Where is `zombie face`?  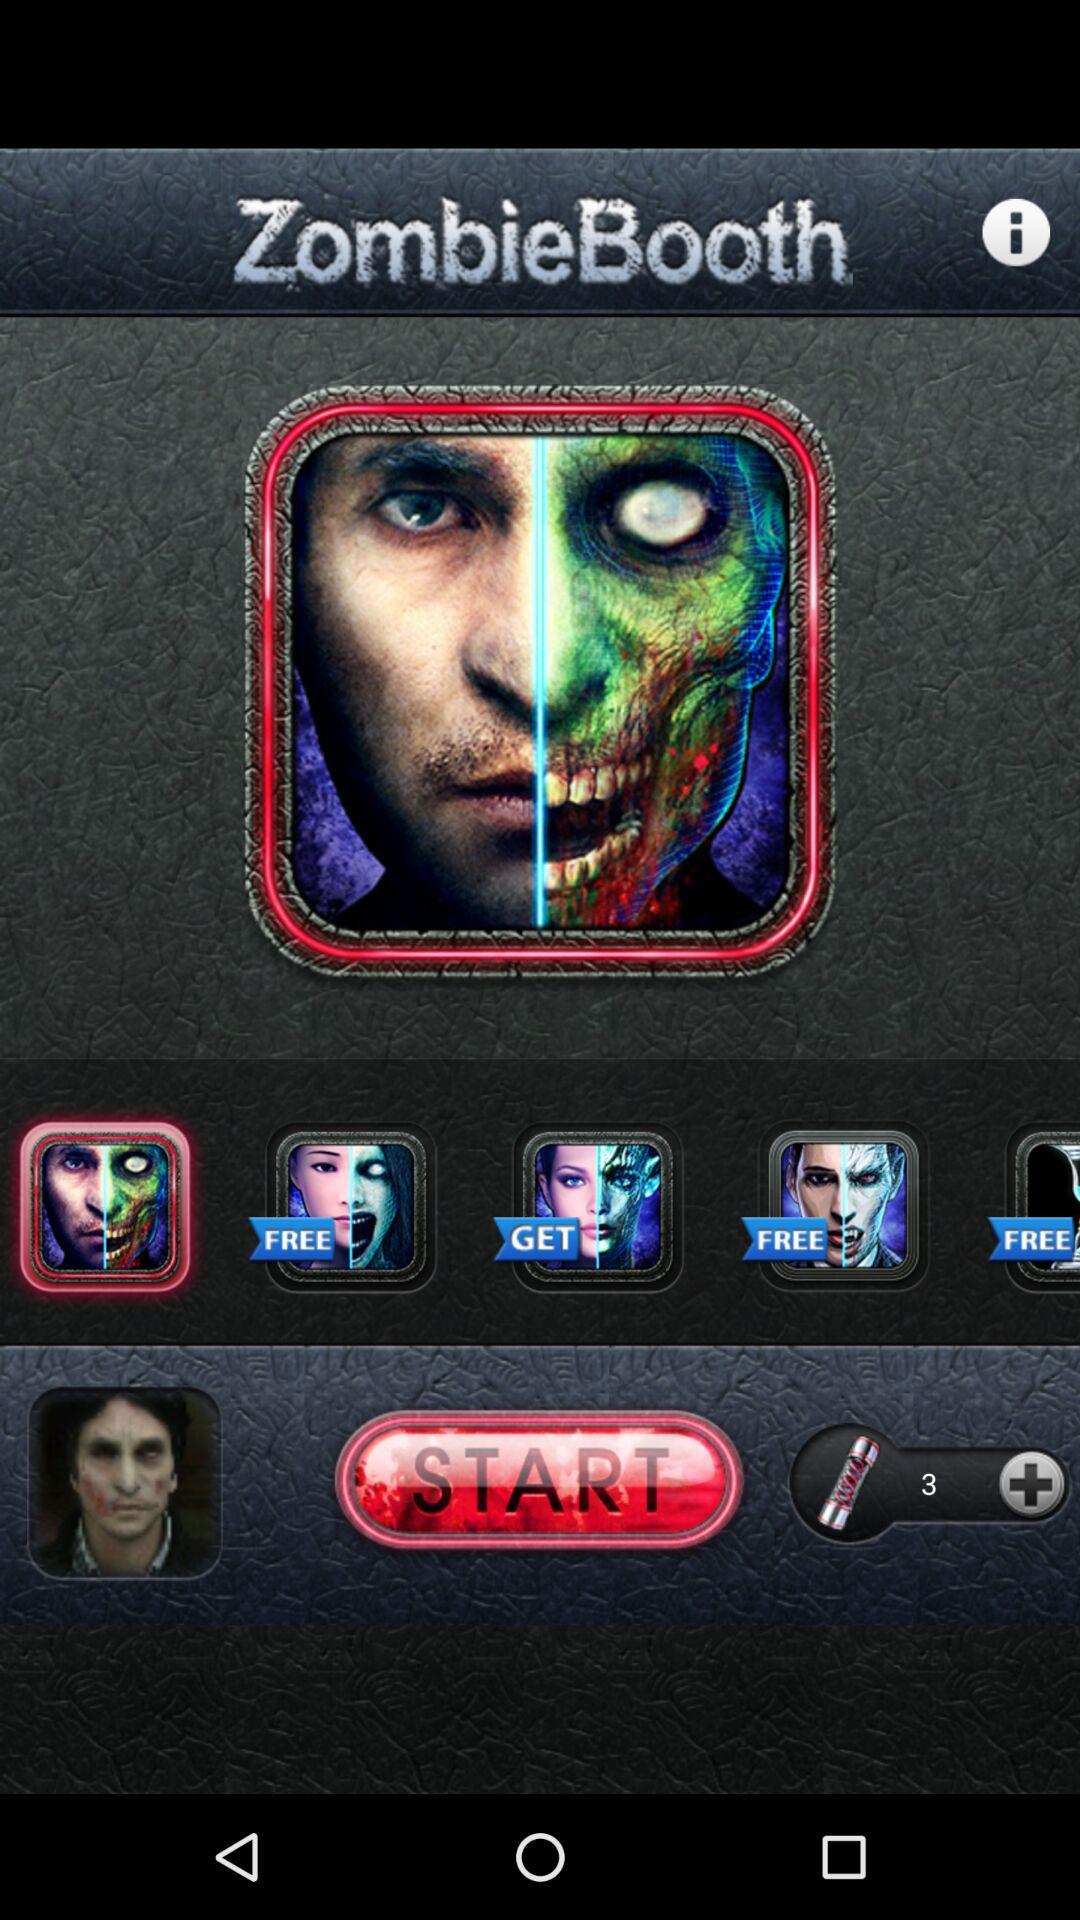
zombie face is located at coordinates (350, 1205).